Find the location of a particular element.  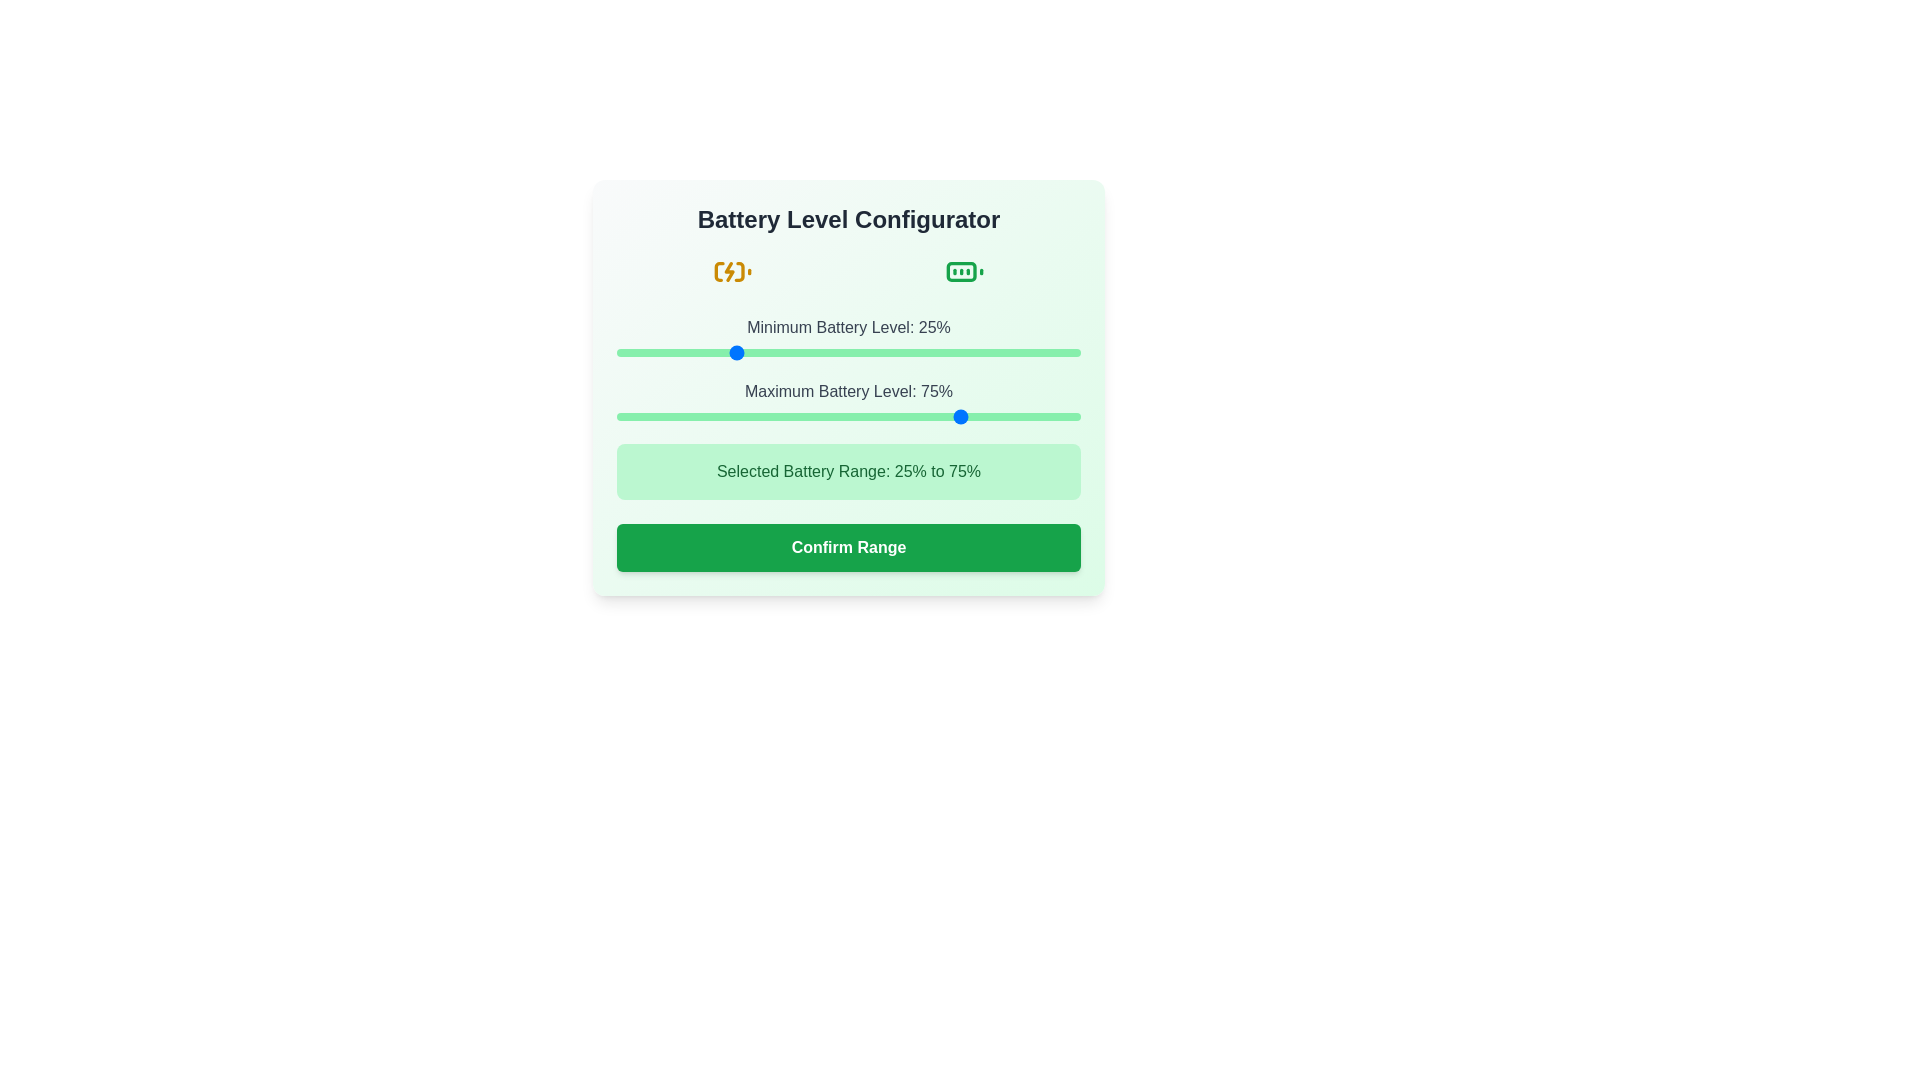

the maximum battery level is located at coordinates (1042, 415).